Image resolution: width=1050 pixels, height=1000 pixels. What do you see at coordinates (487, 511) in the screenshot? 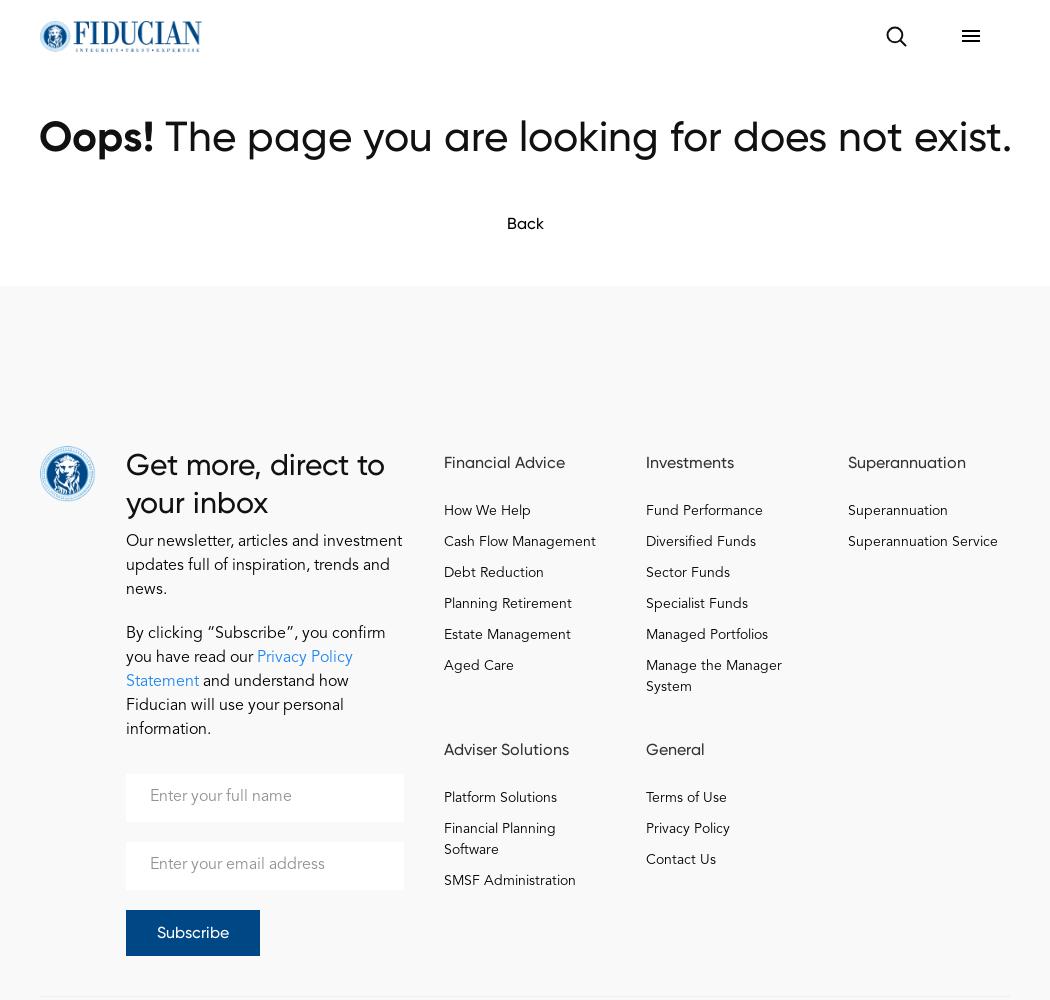
I see `'How We Help'` at bounding box center [487, 511].